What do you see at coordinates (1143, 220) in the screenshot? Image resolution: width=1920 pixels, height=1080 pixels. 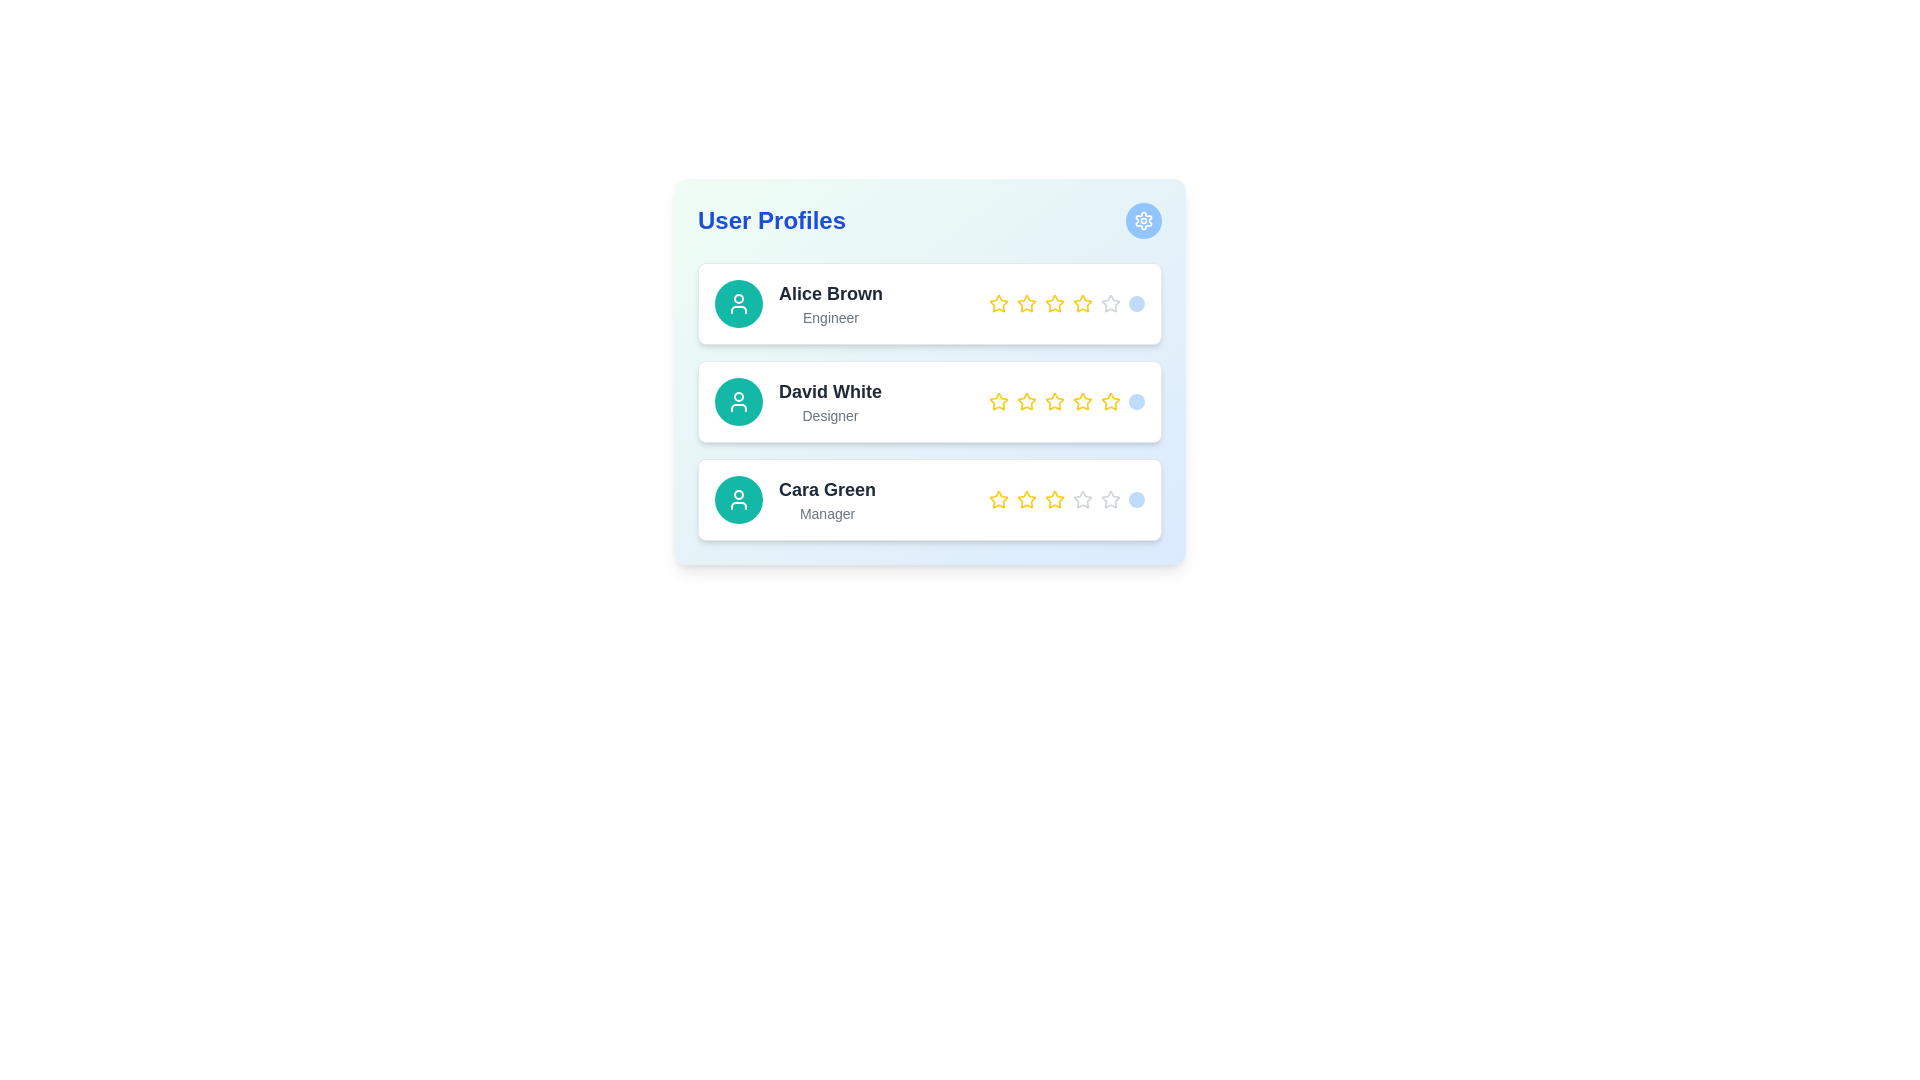 I see `the blue circular button icon located at the top-right corner of the 'User Profiles' card` at bounding box center [1143, 220].